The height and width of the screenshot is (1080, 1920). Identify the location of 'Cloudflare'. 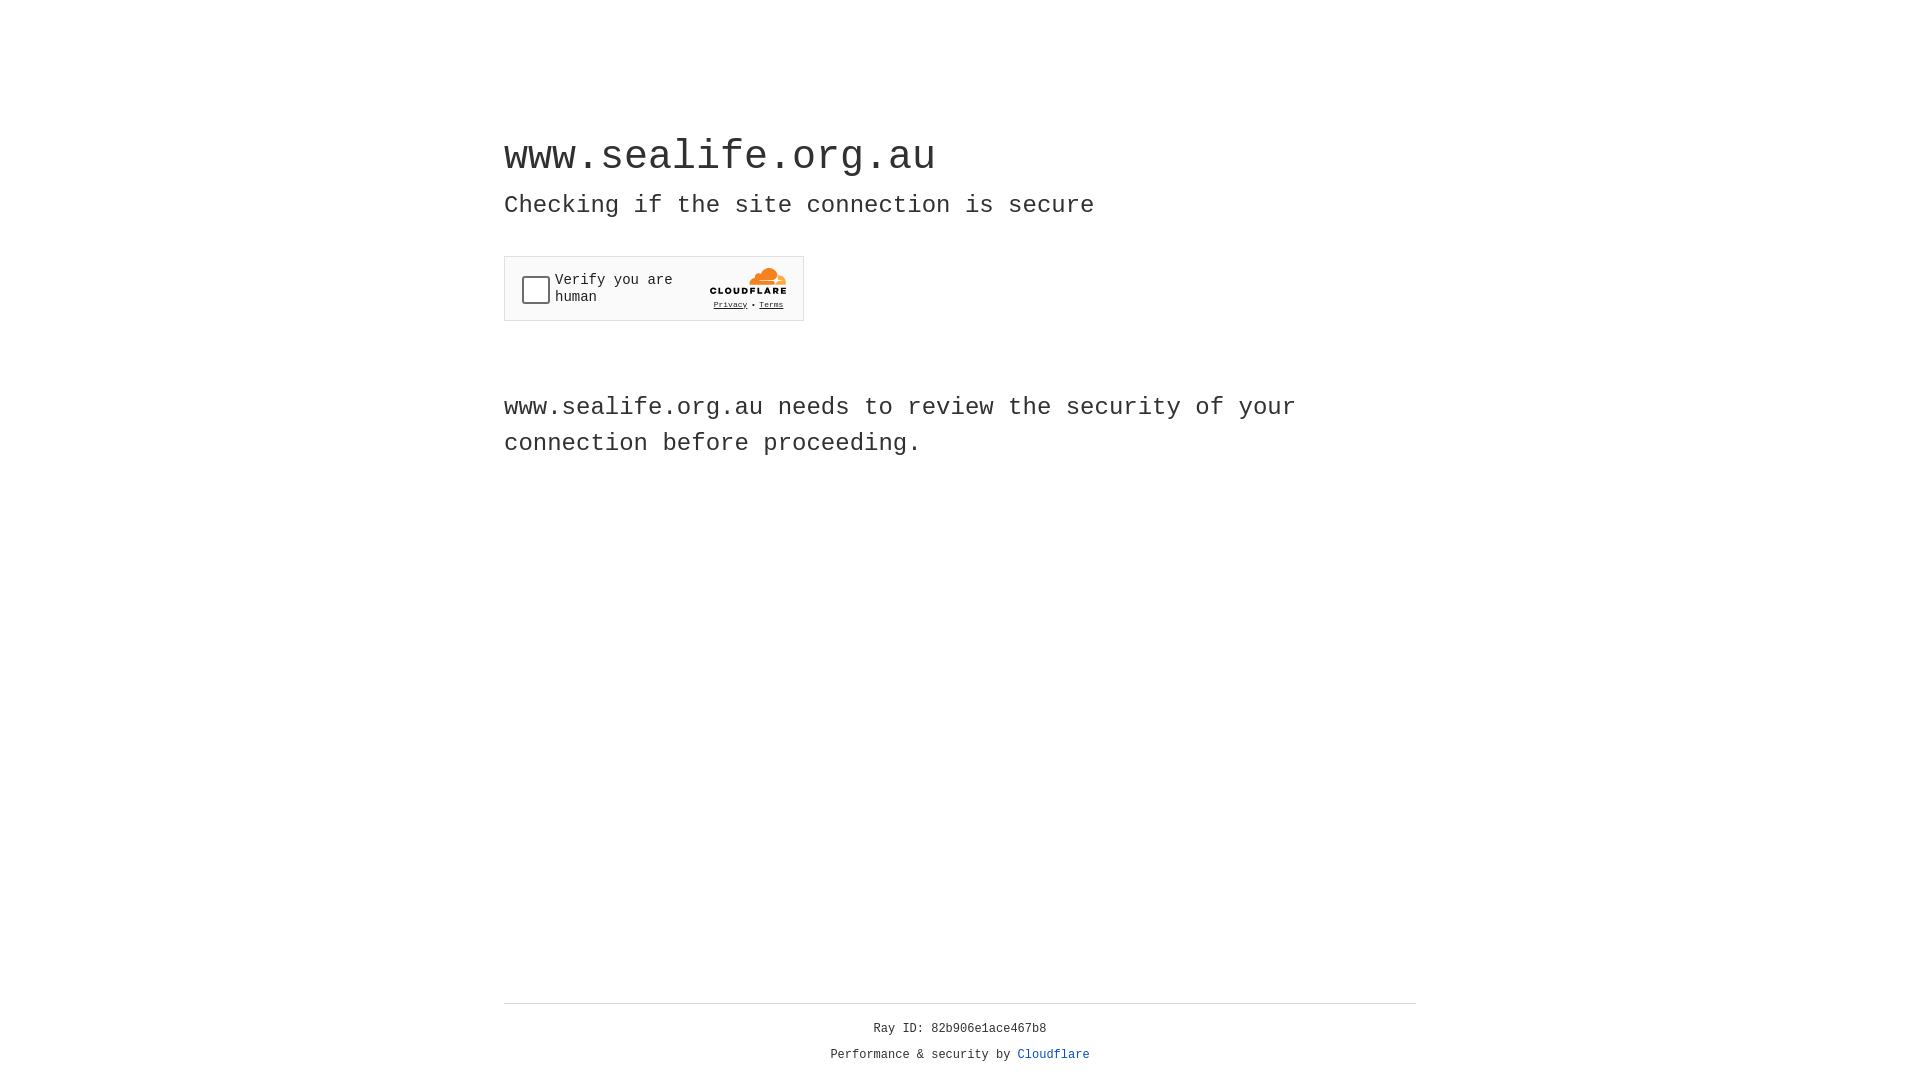
(1053, 1054).